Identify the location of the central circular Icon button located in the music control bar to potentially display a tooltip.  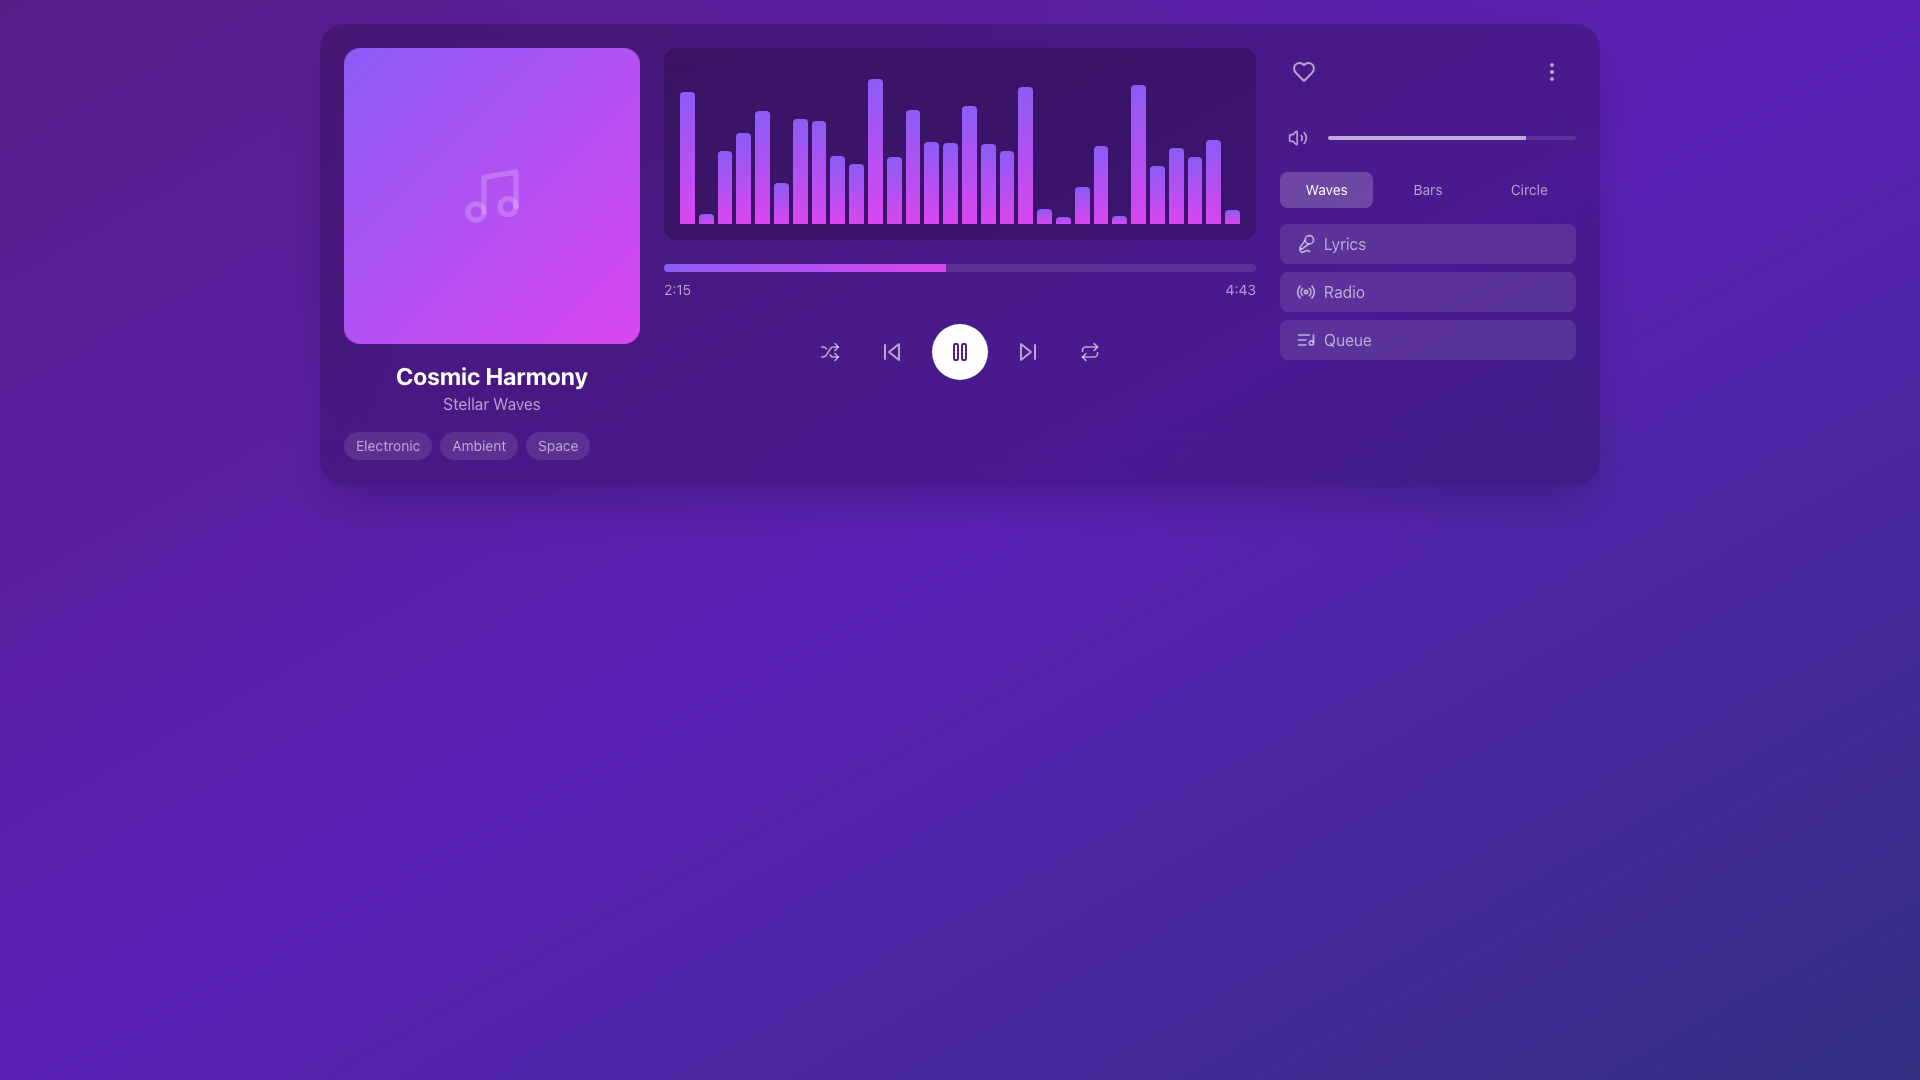
(960, 350).